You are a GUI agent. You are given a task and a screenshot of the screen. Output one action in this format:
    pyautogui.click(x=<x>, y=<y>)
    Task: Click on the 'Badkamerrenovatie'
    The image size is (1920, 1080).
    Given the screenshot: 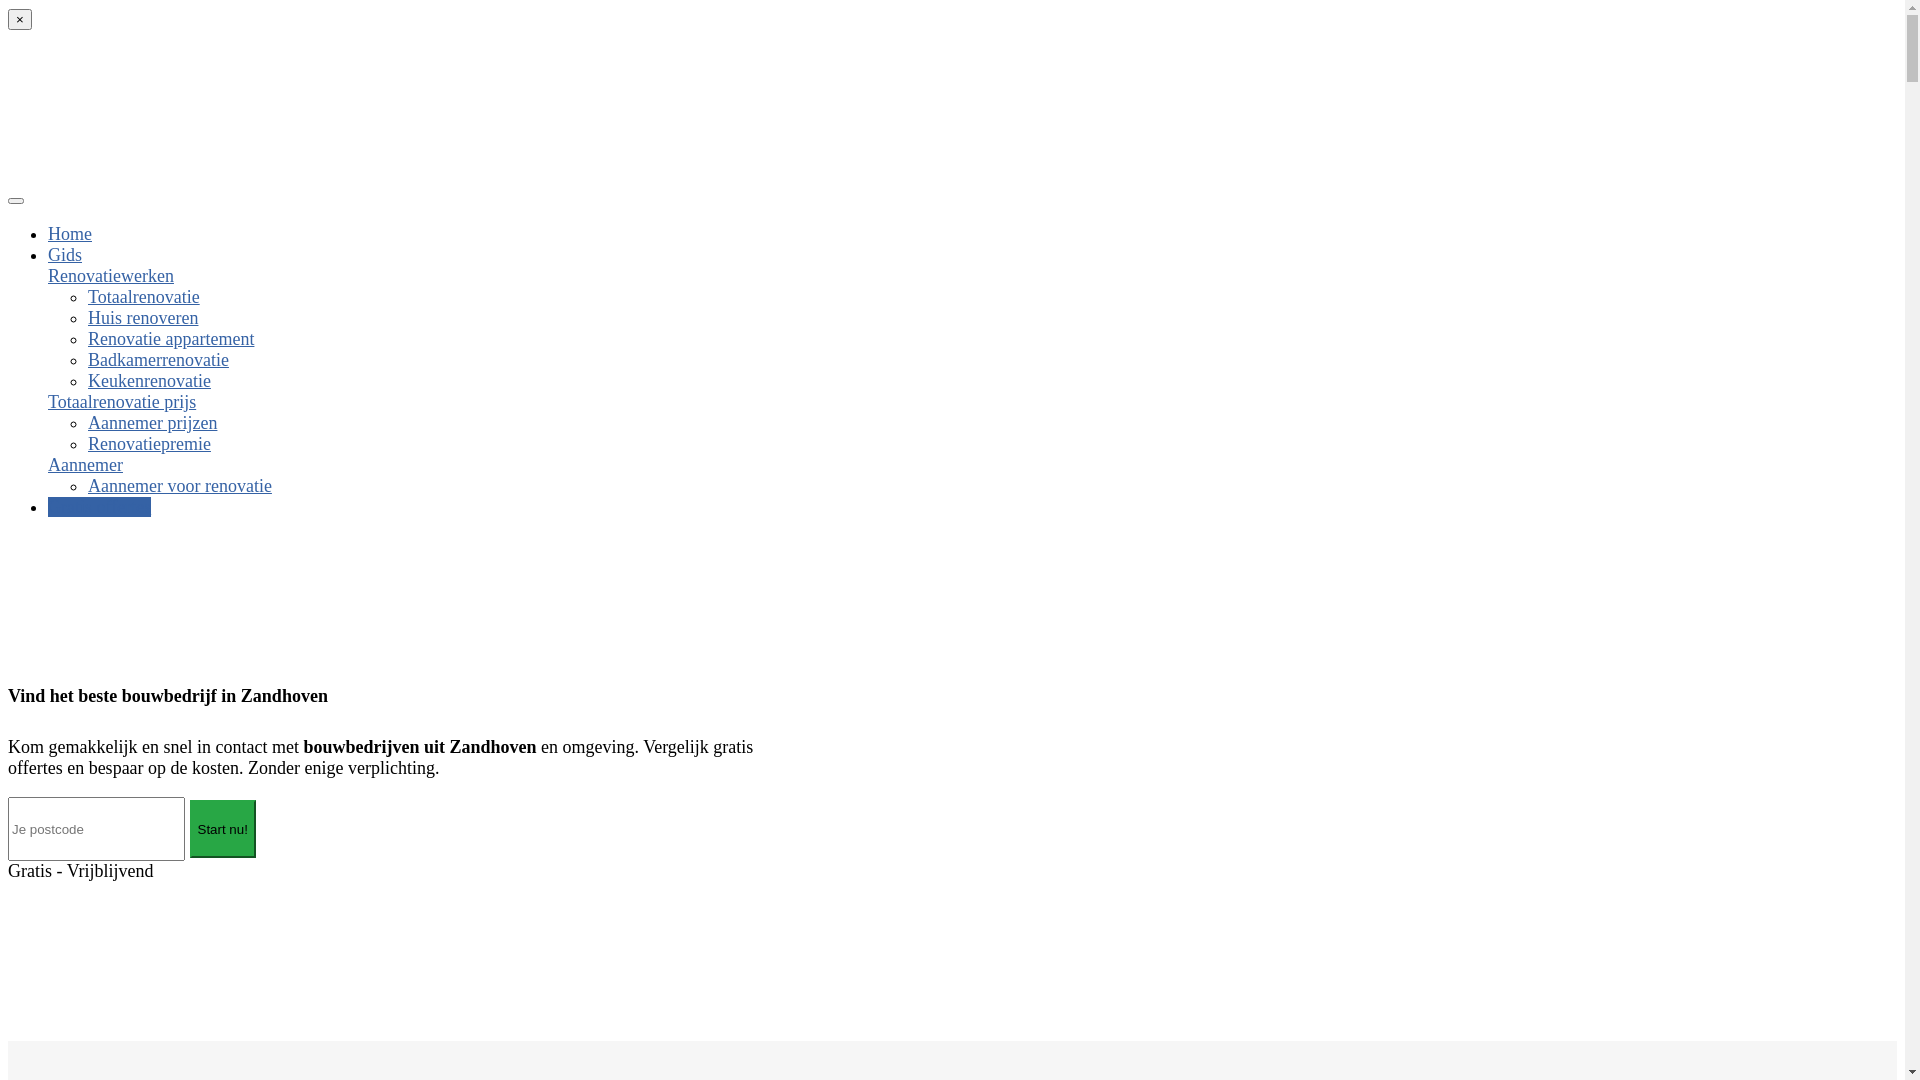 What is the action you would take?
    pyautogui.click(x=157, y=358)
    